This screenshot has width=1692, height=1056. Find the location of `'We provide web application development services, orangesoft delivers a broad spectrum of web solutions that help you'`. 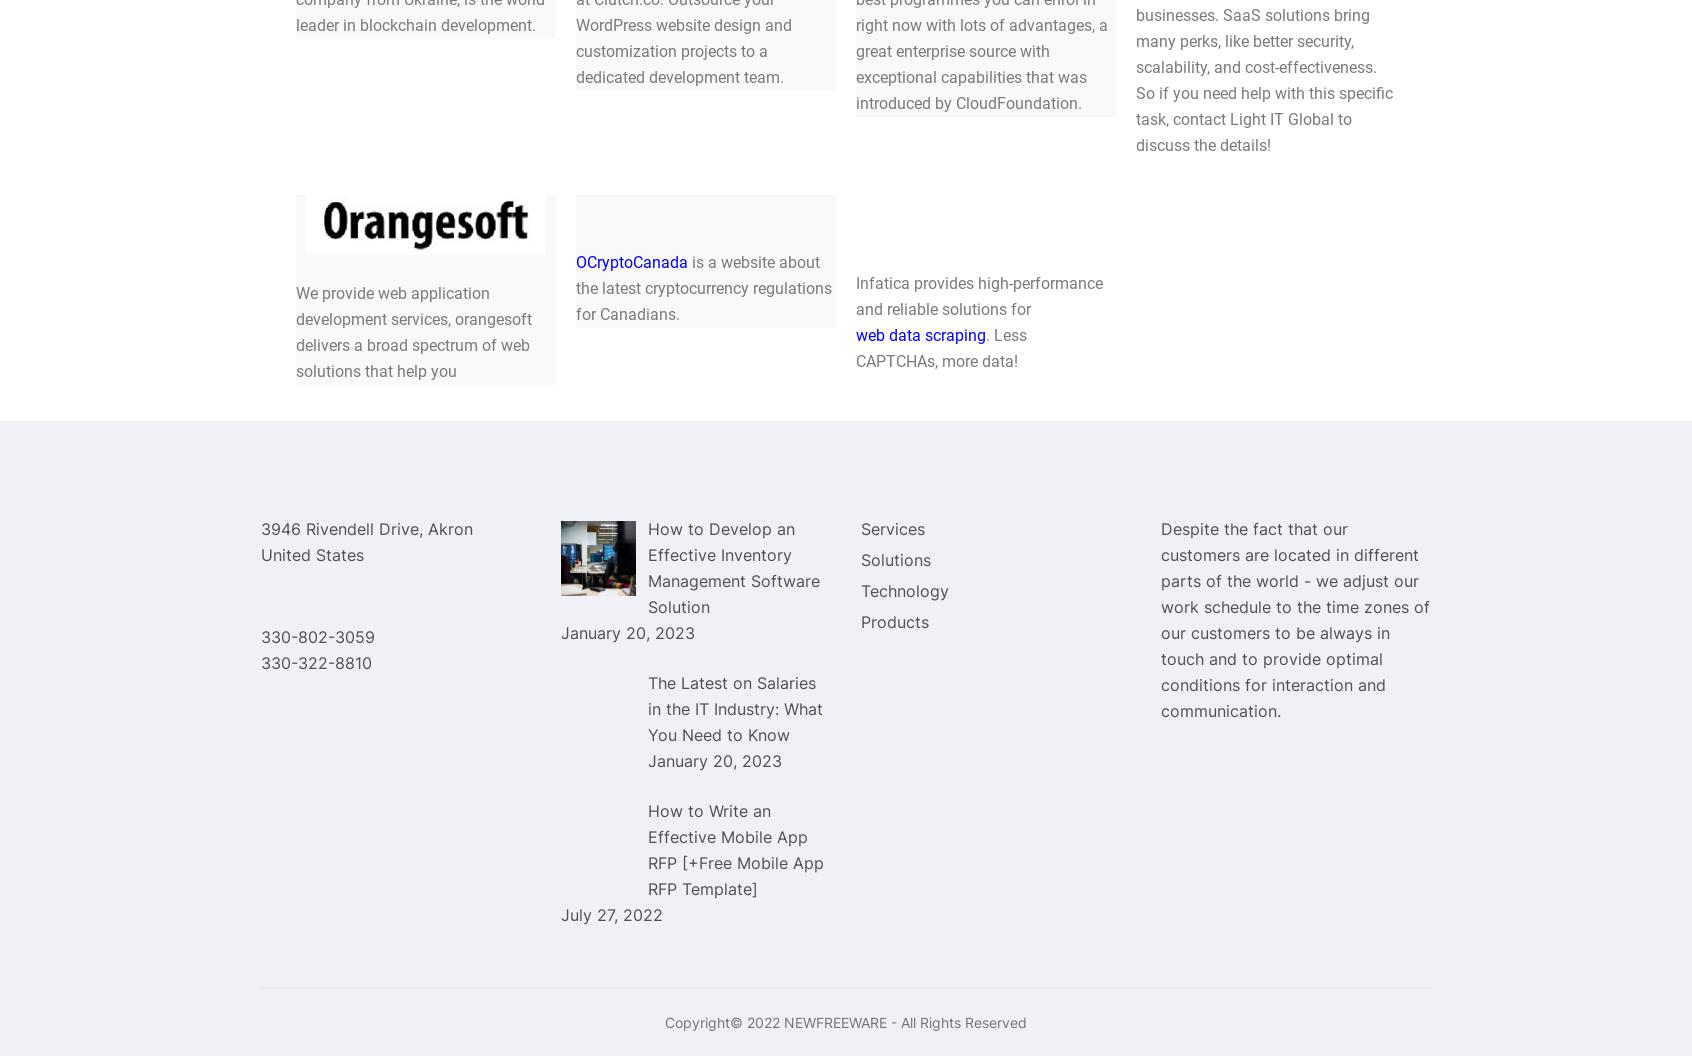

'We provide web application development services, orangesoft delivers a broad spectrum of web solutions that help you' is located at coordinates (294, 330).